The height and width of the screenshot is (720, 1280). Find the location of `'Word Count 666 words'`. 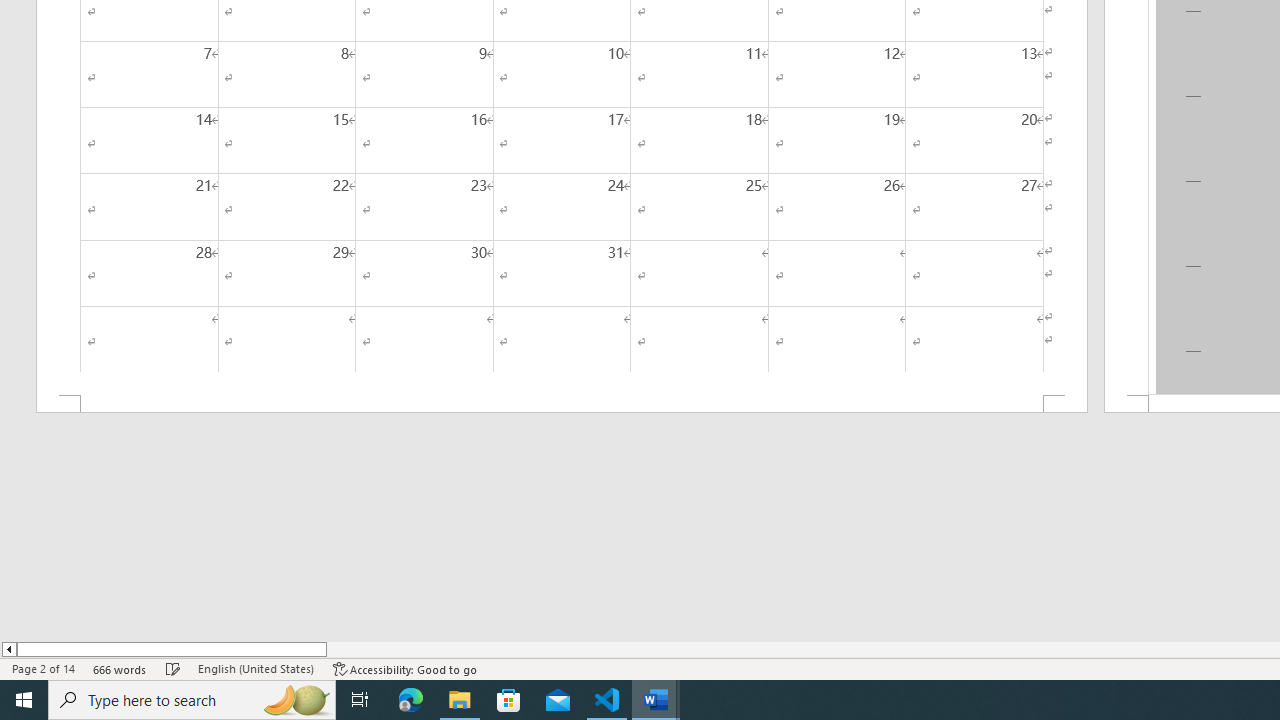

'Word Count 666 words' is located at coordinates (119, 669).